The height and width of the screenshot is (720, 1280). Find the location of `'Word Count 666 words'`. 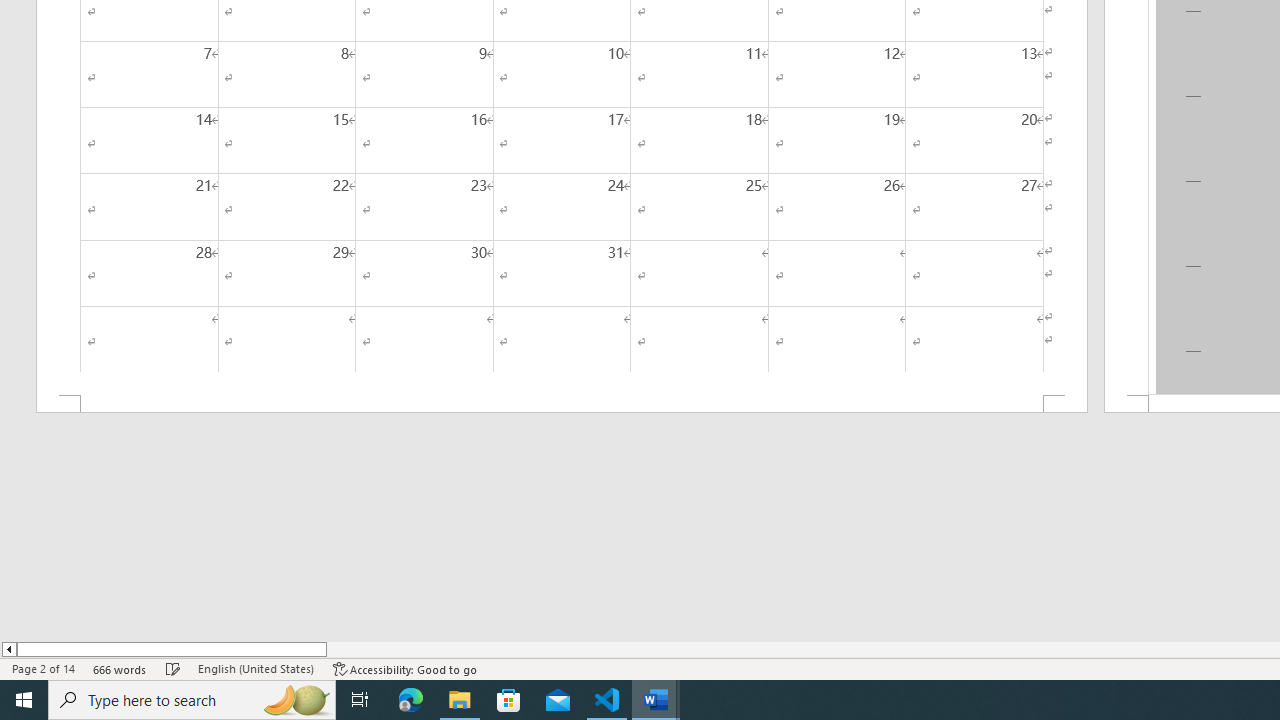

'Word Count 666 words' is located at coordinates (119, 669).